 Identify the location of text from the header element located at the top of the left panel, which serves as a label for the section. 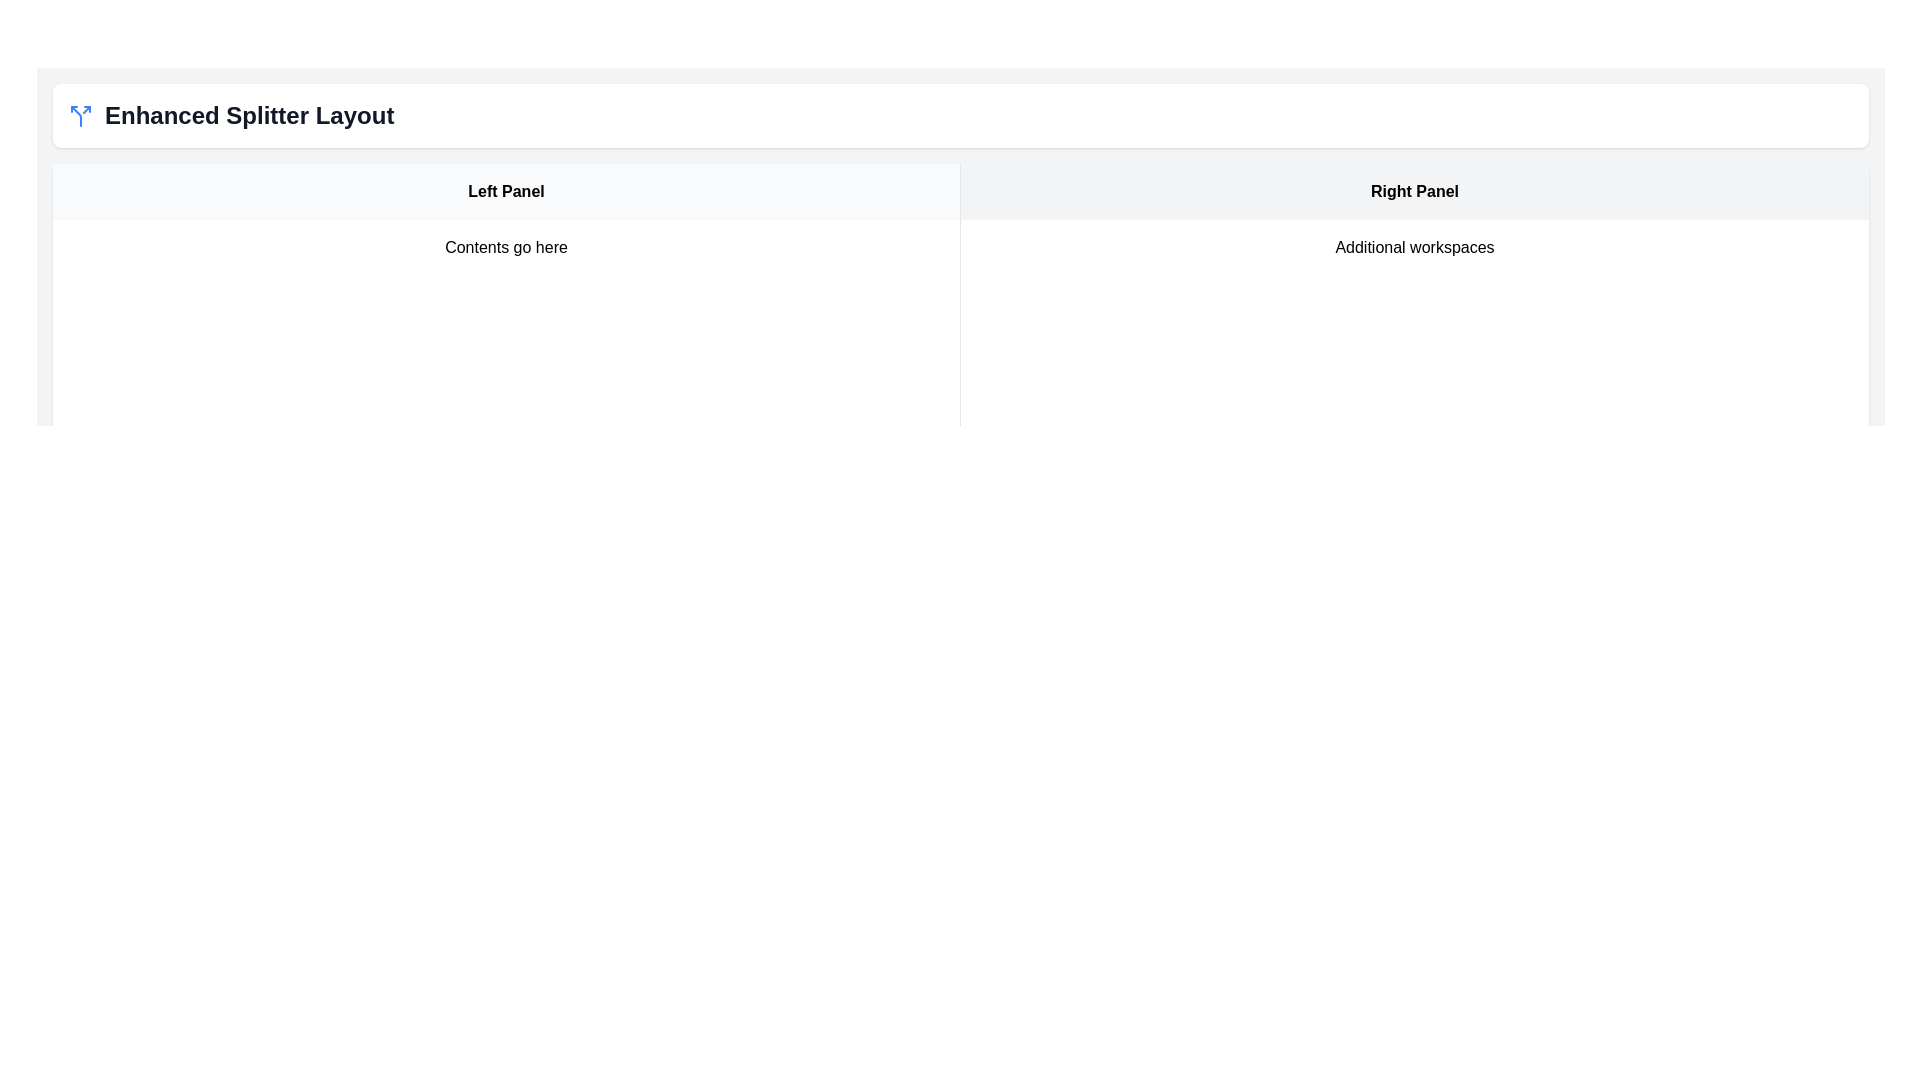
(506, 192).